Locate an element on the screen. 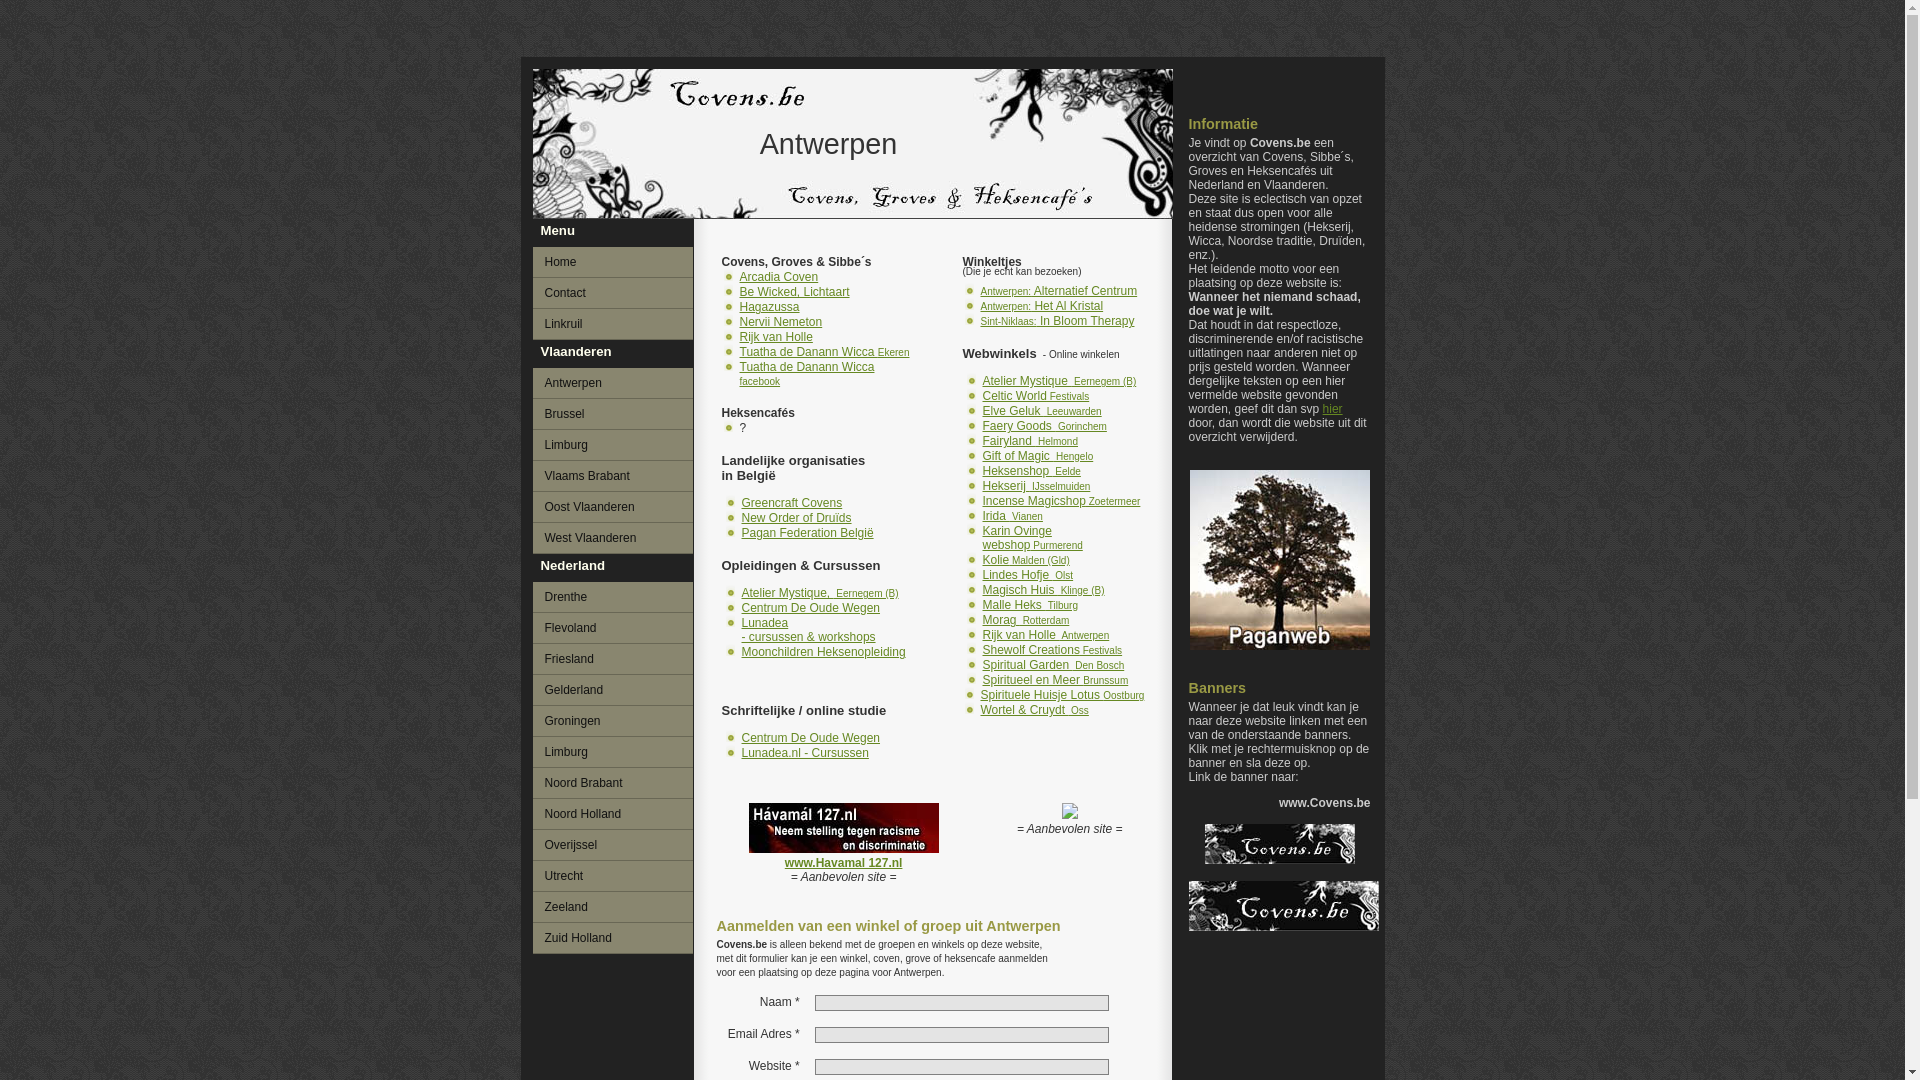 The width and height of the screenshot is (1920, 1080). 'Brussel' is located at coordinates (532, 412).